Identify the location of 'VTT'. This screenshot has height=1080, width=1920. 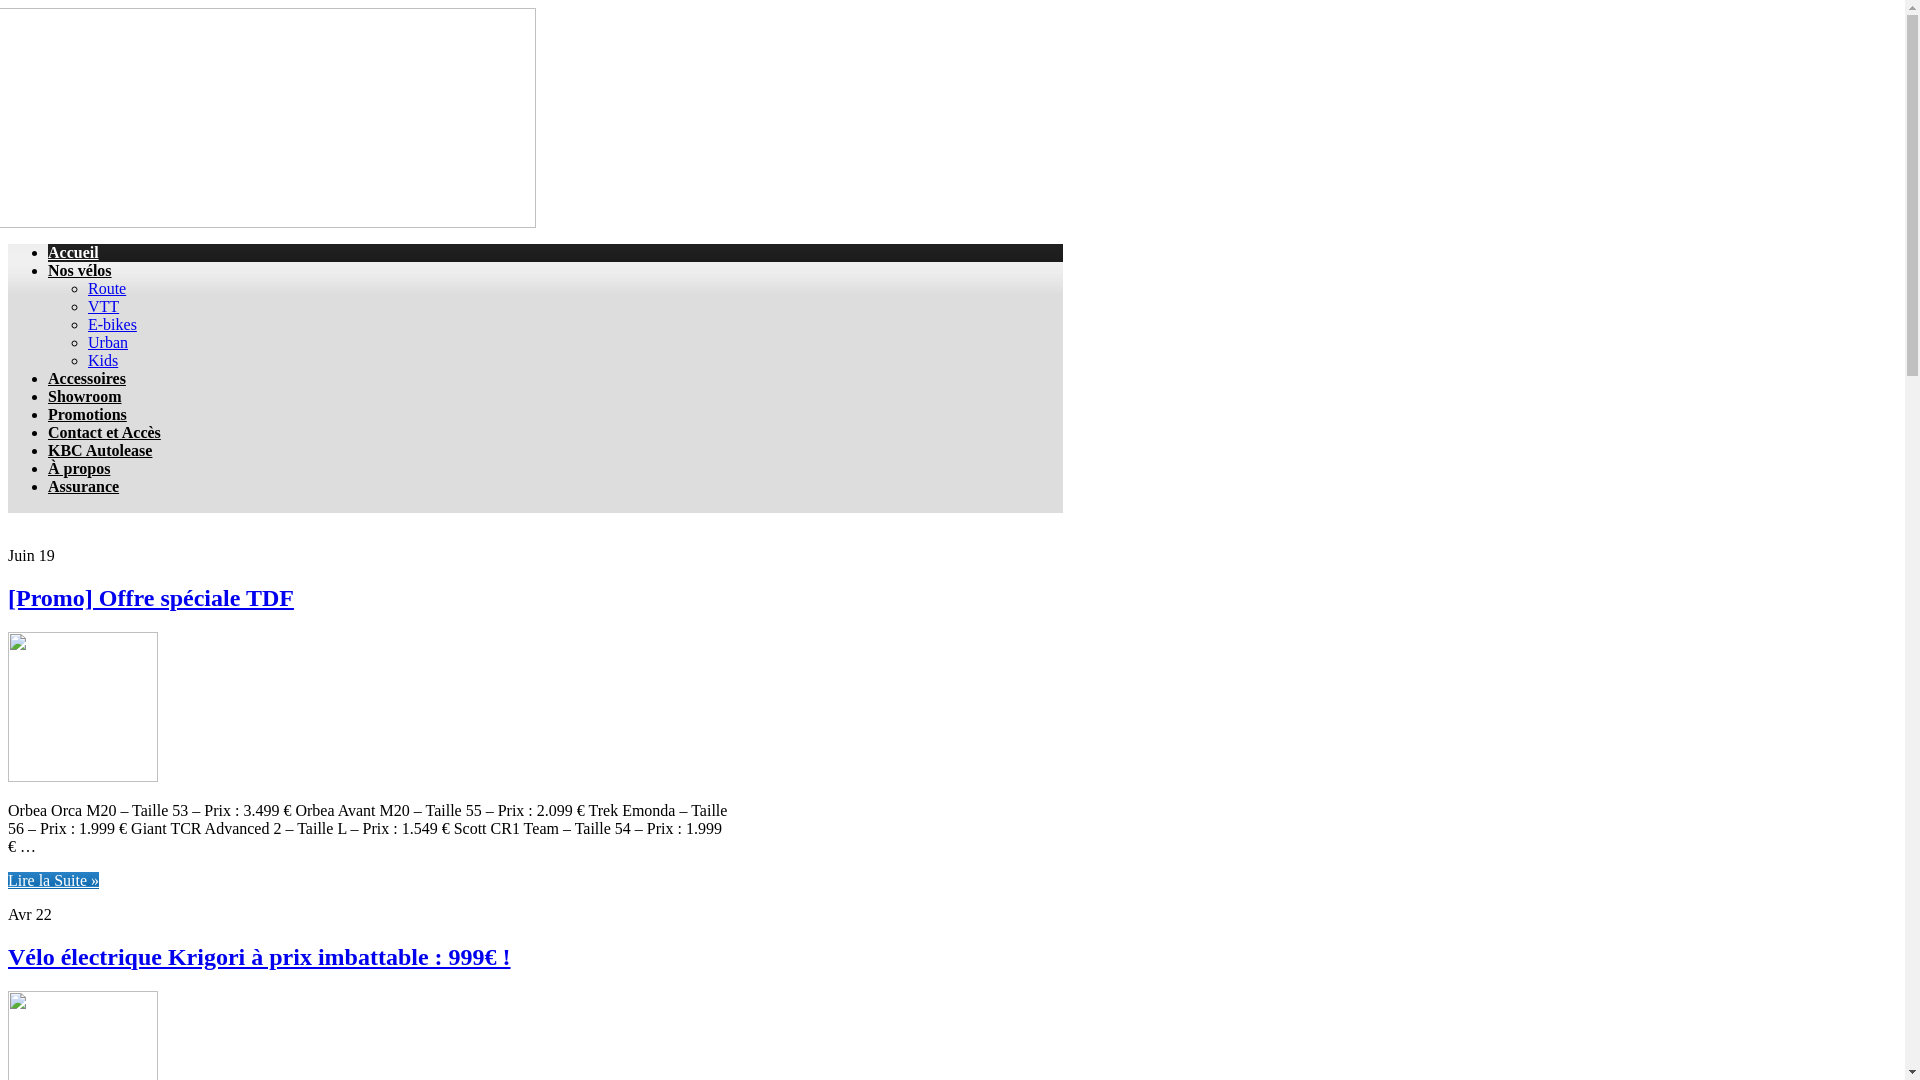
(102, 306).